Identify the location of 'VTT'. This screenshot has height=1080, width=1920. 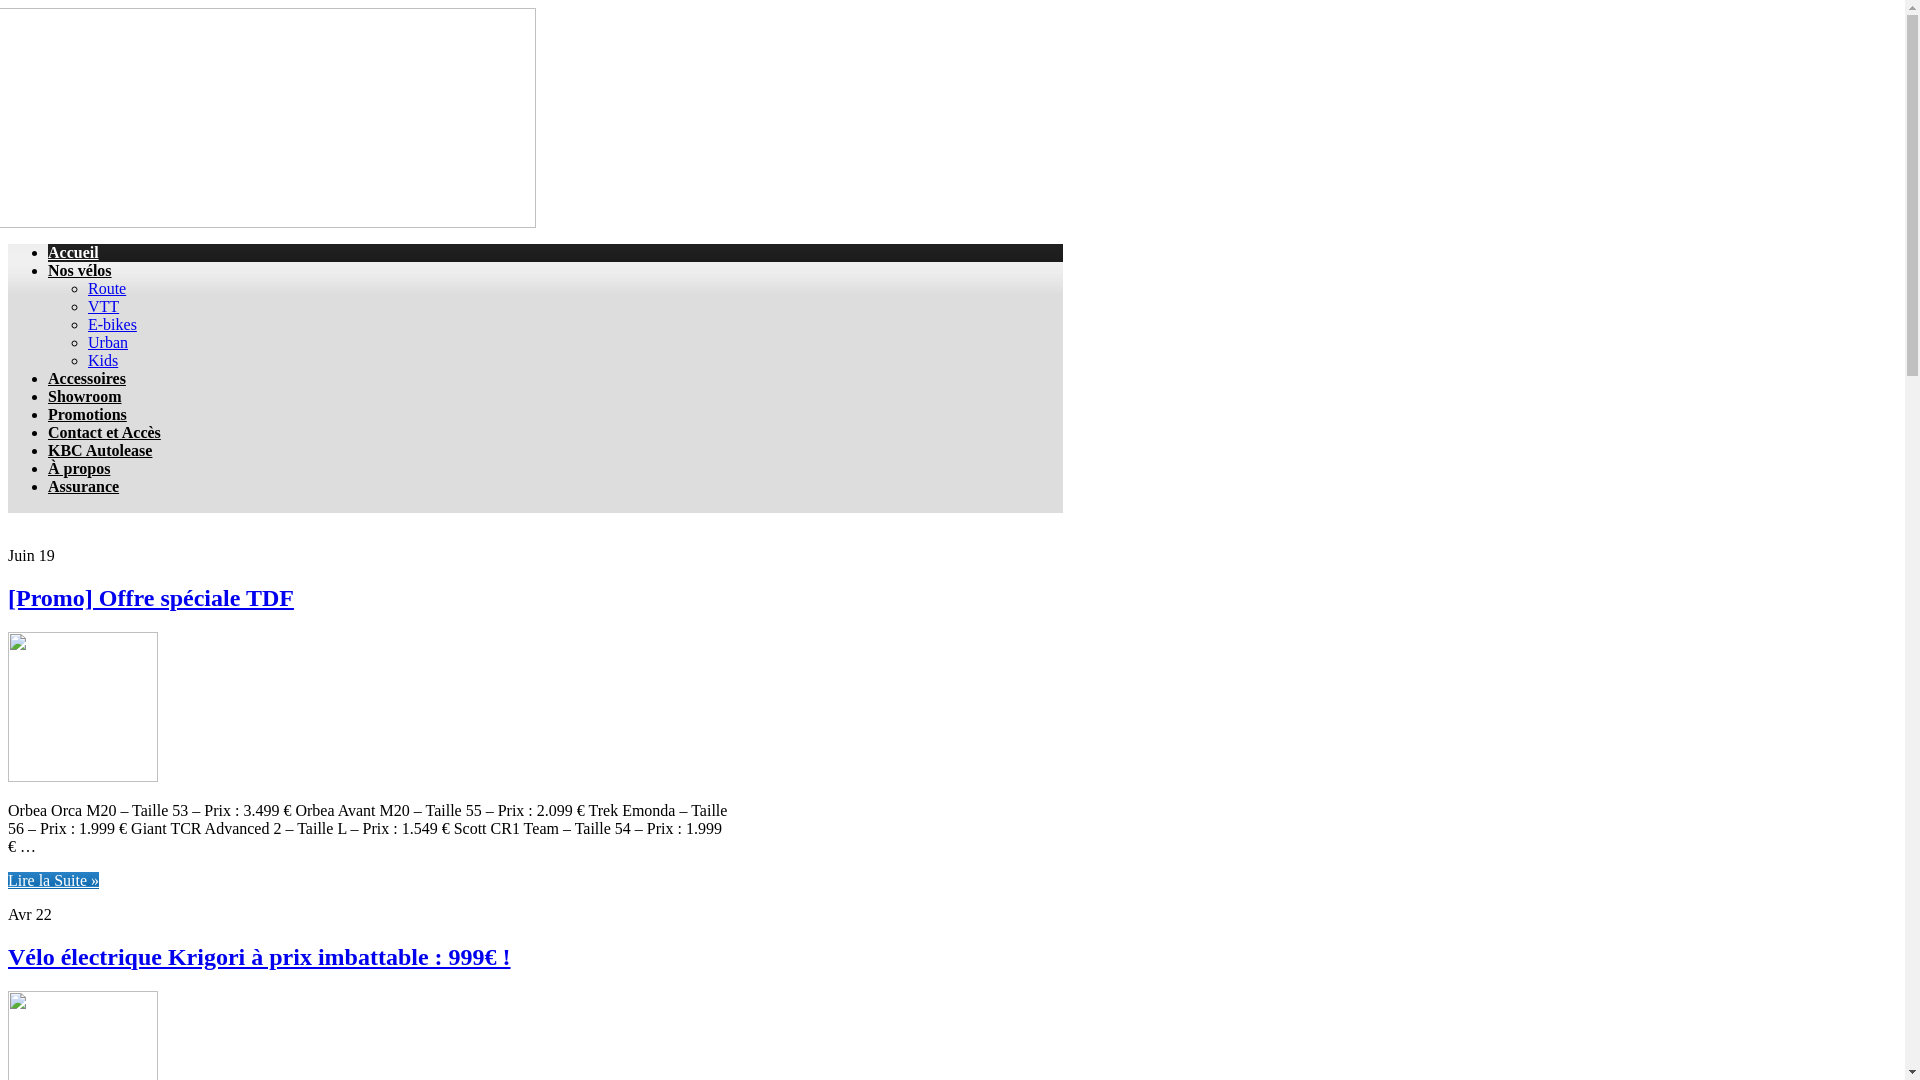
(102, 306).